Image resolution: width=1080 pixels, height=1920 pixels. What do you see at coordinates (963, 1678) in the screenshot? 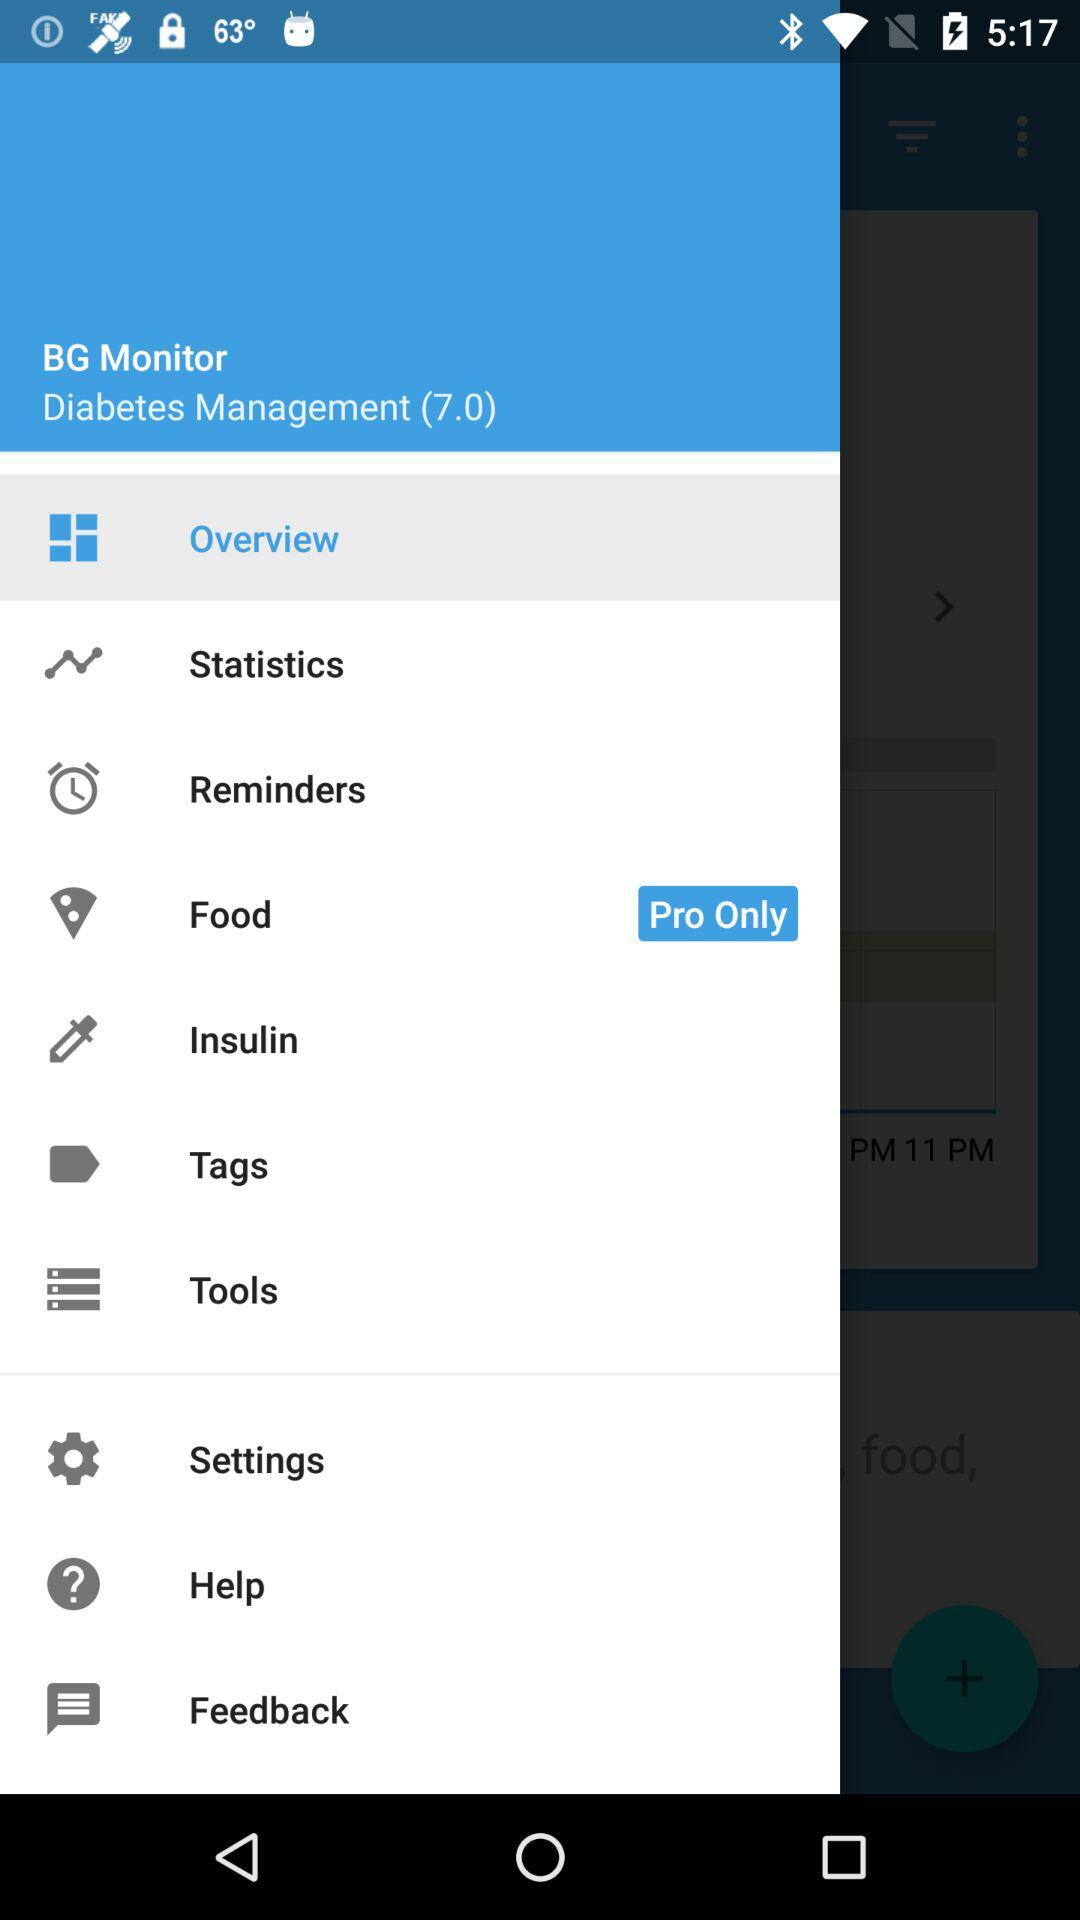
I see `the add icon` at bounding box center [963, 1678].